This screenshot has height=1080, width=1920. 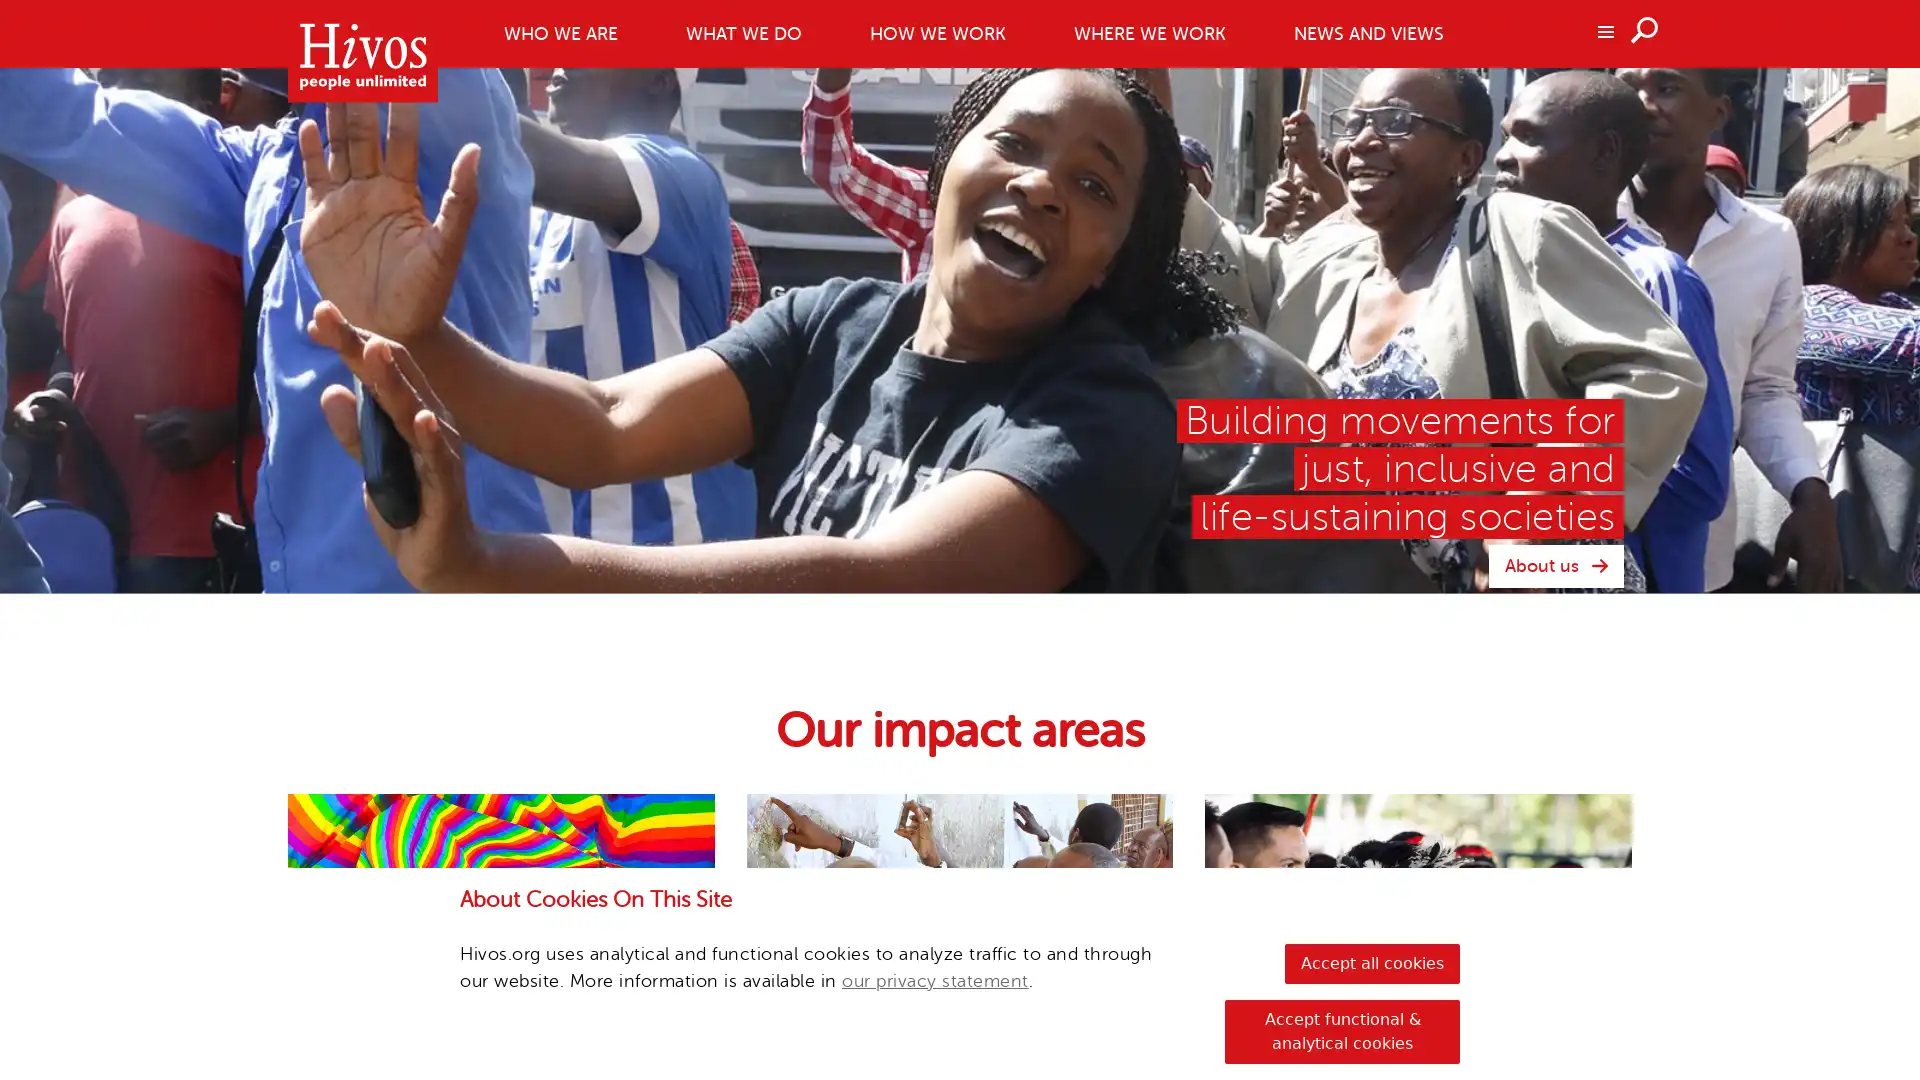 I want to click on Search button, so click(x=1646, y=29).